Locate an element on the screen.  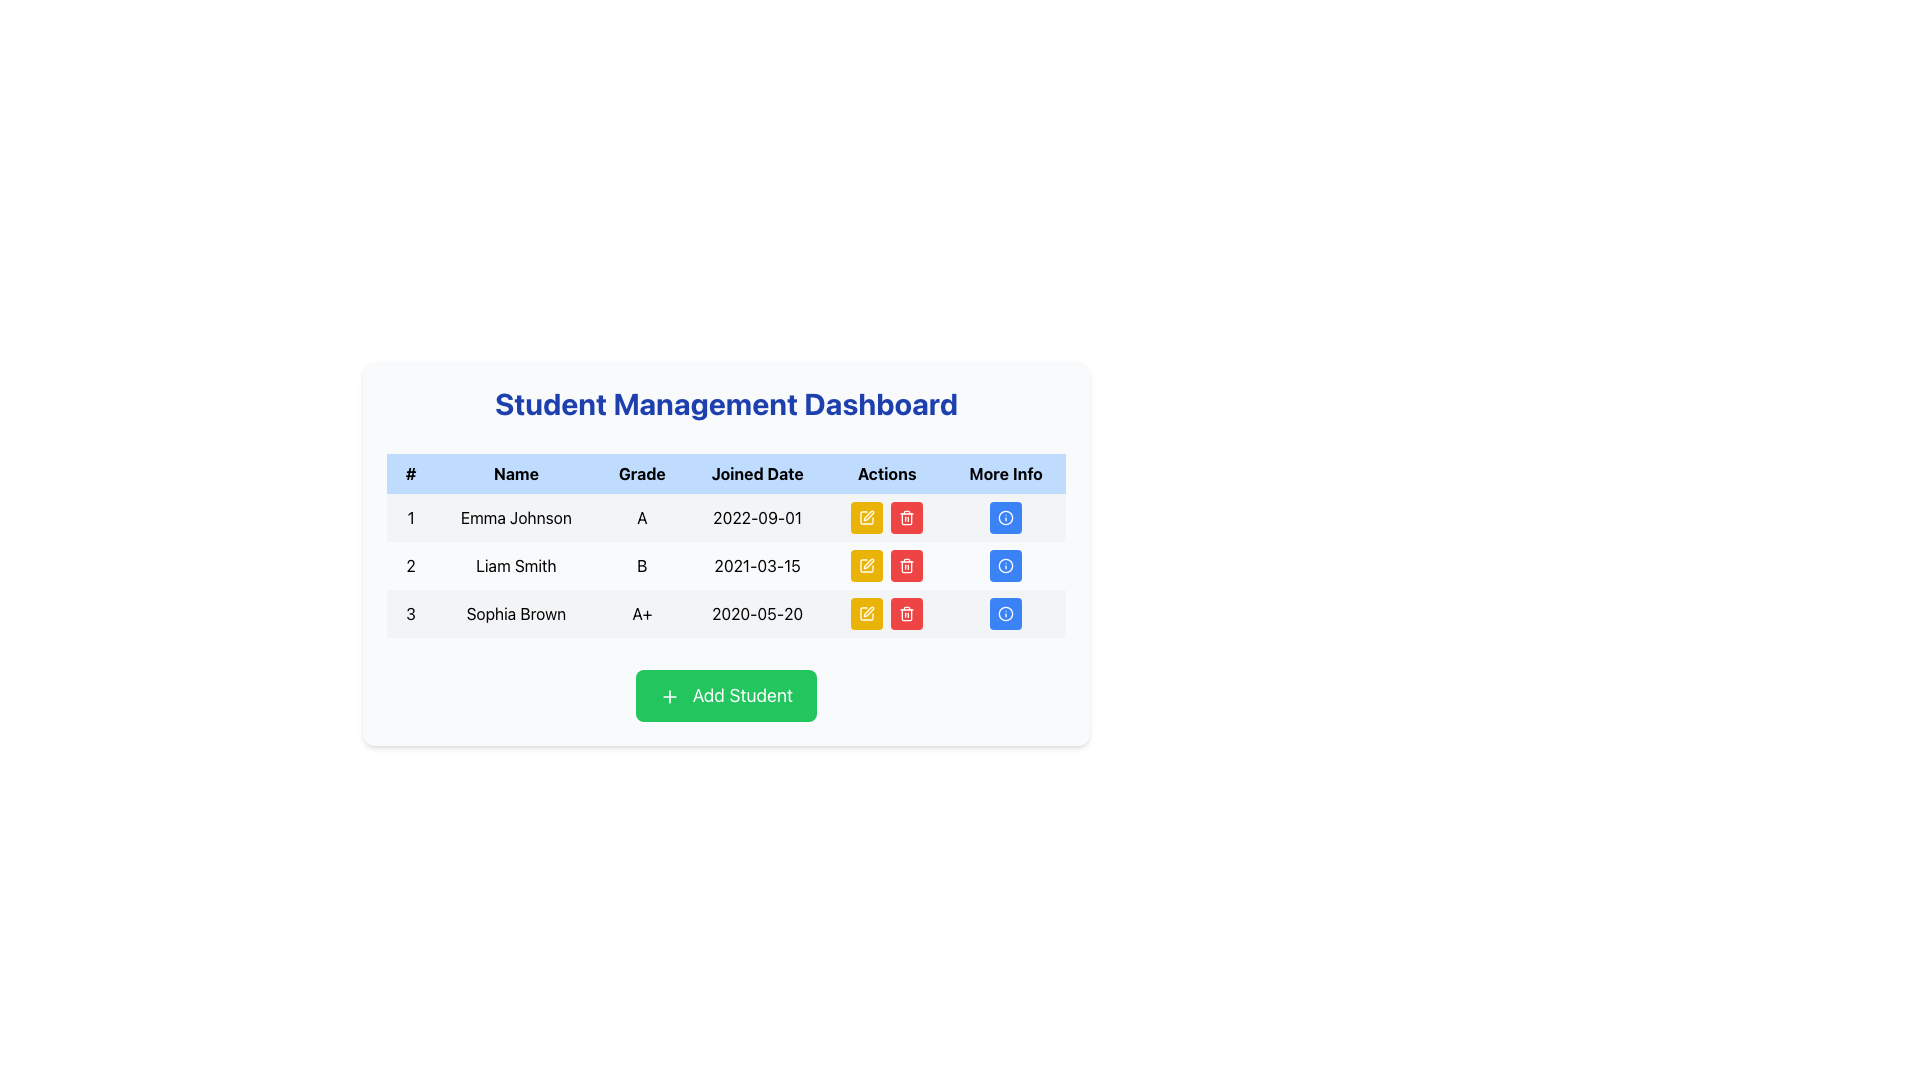
the edit button icon for the row corresponding to 'Liam Smith' to enhance accessibility is located at coordinates (869, 563).